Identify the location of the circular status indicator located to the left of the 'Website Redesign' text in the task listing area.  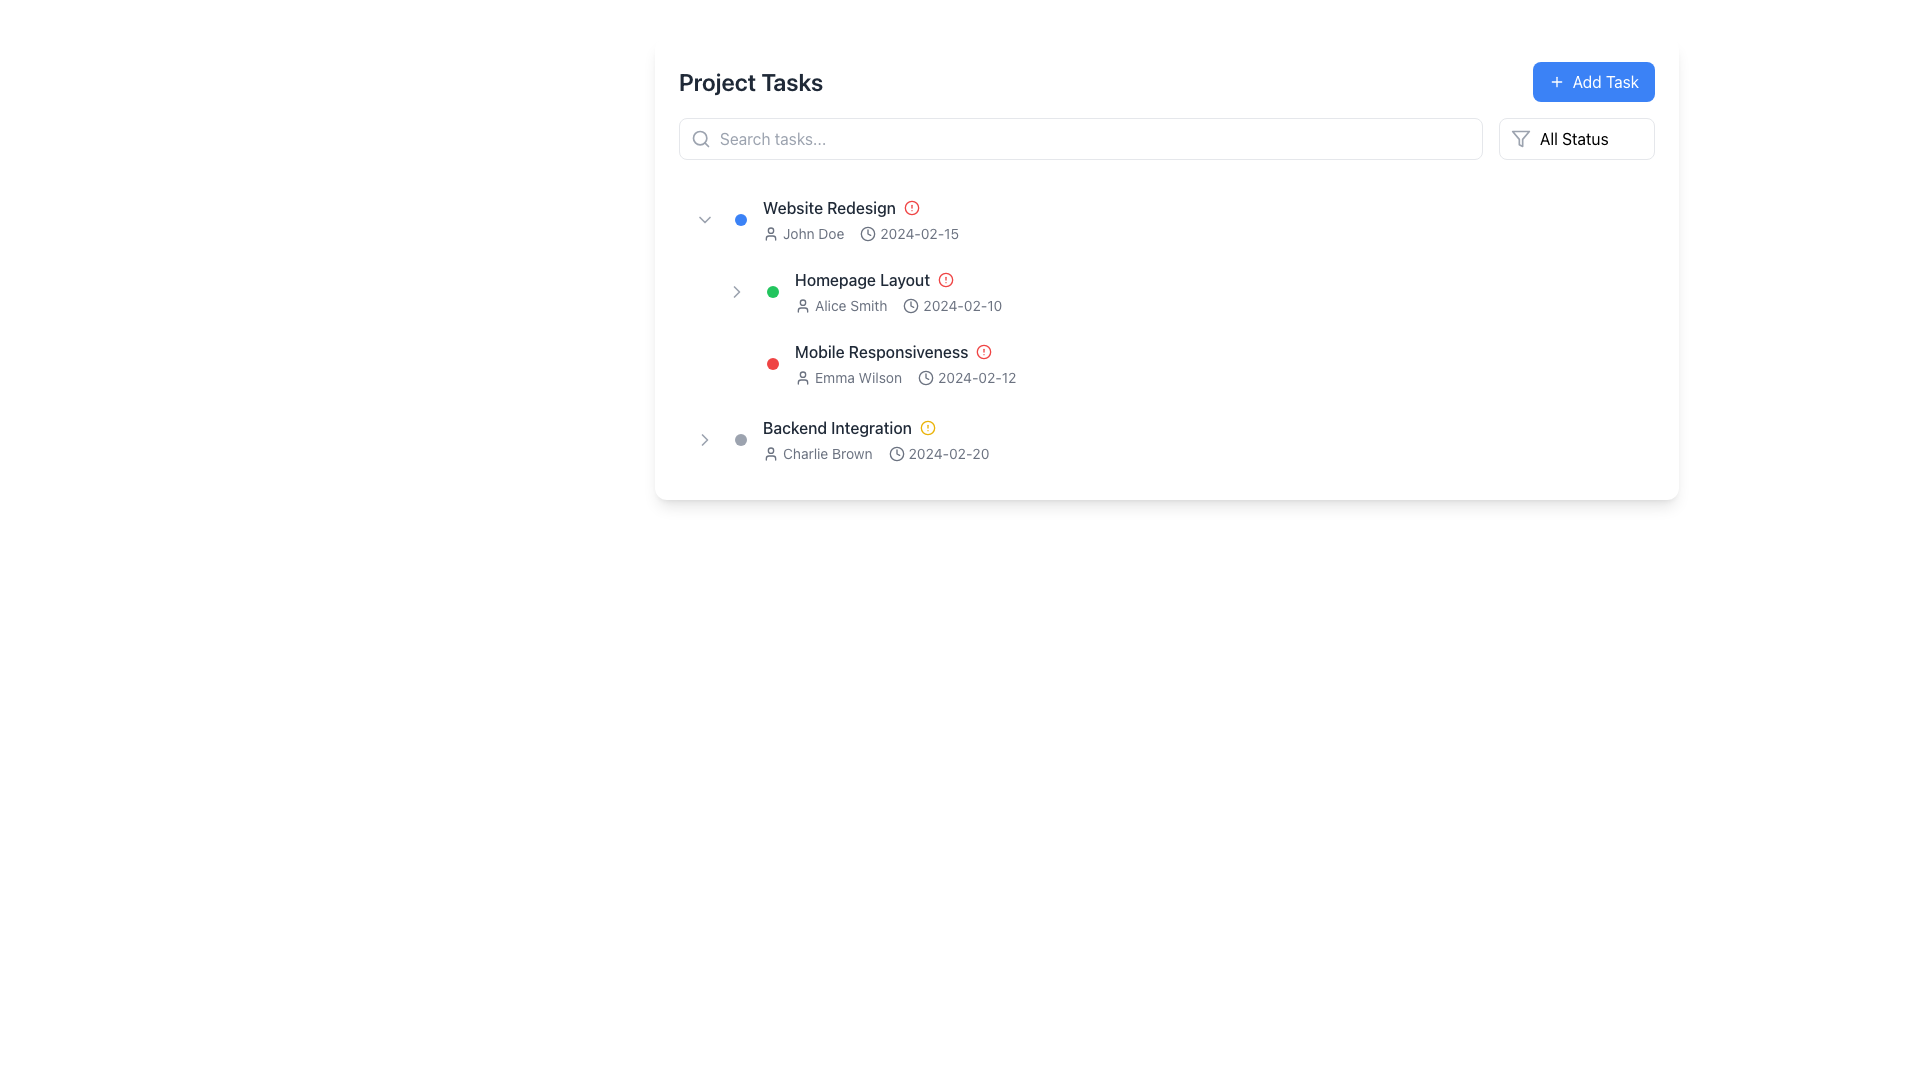
(739, 219).